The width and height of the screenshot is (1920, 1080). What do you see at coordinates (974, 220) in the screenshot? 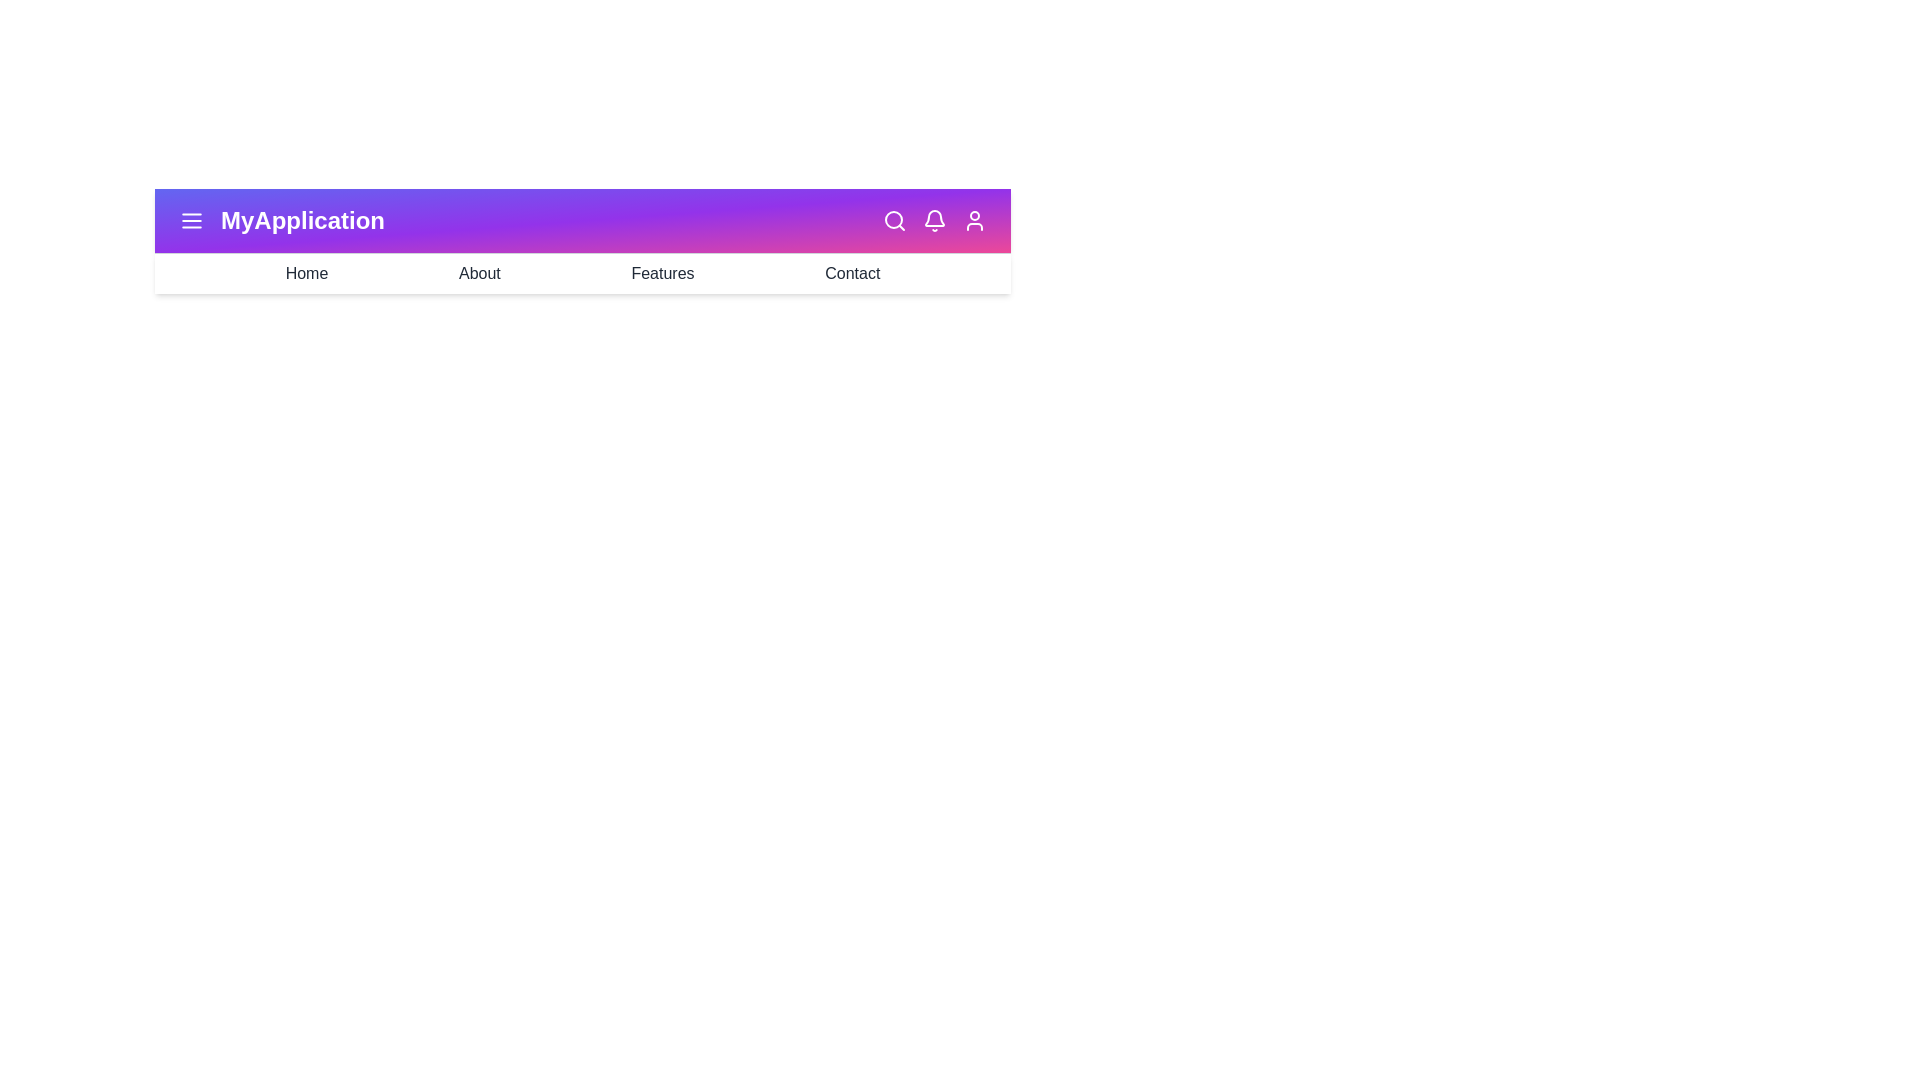
I see `the user icon to view user options` at bounding box center [974, 220].